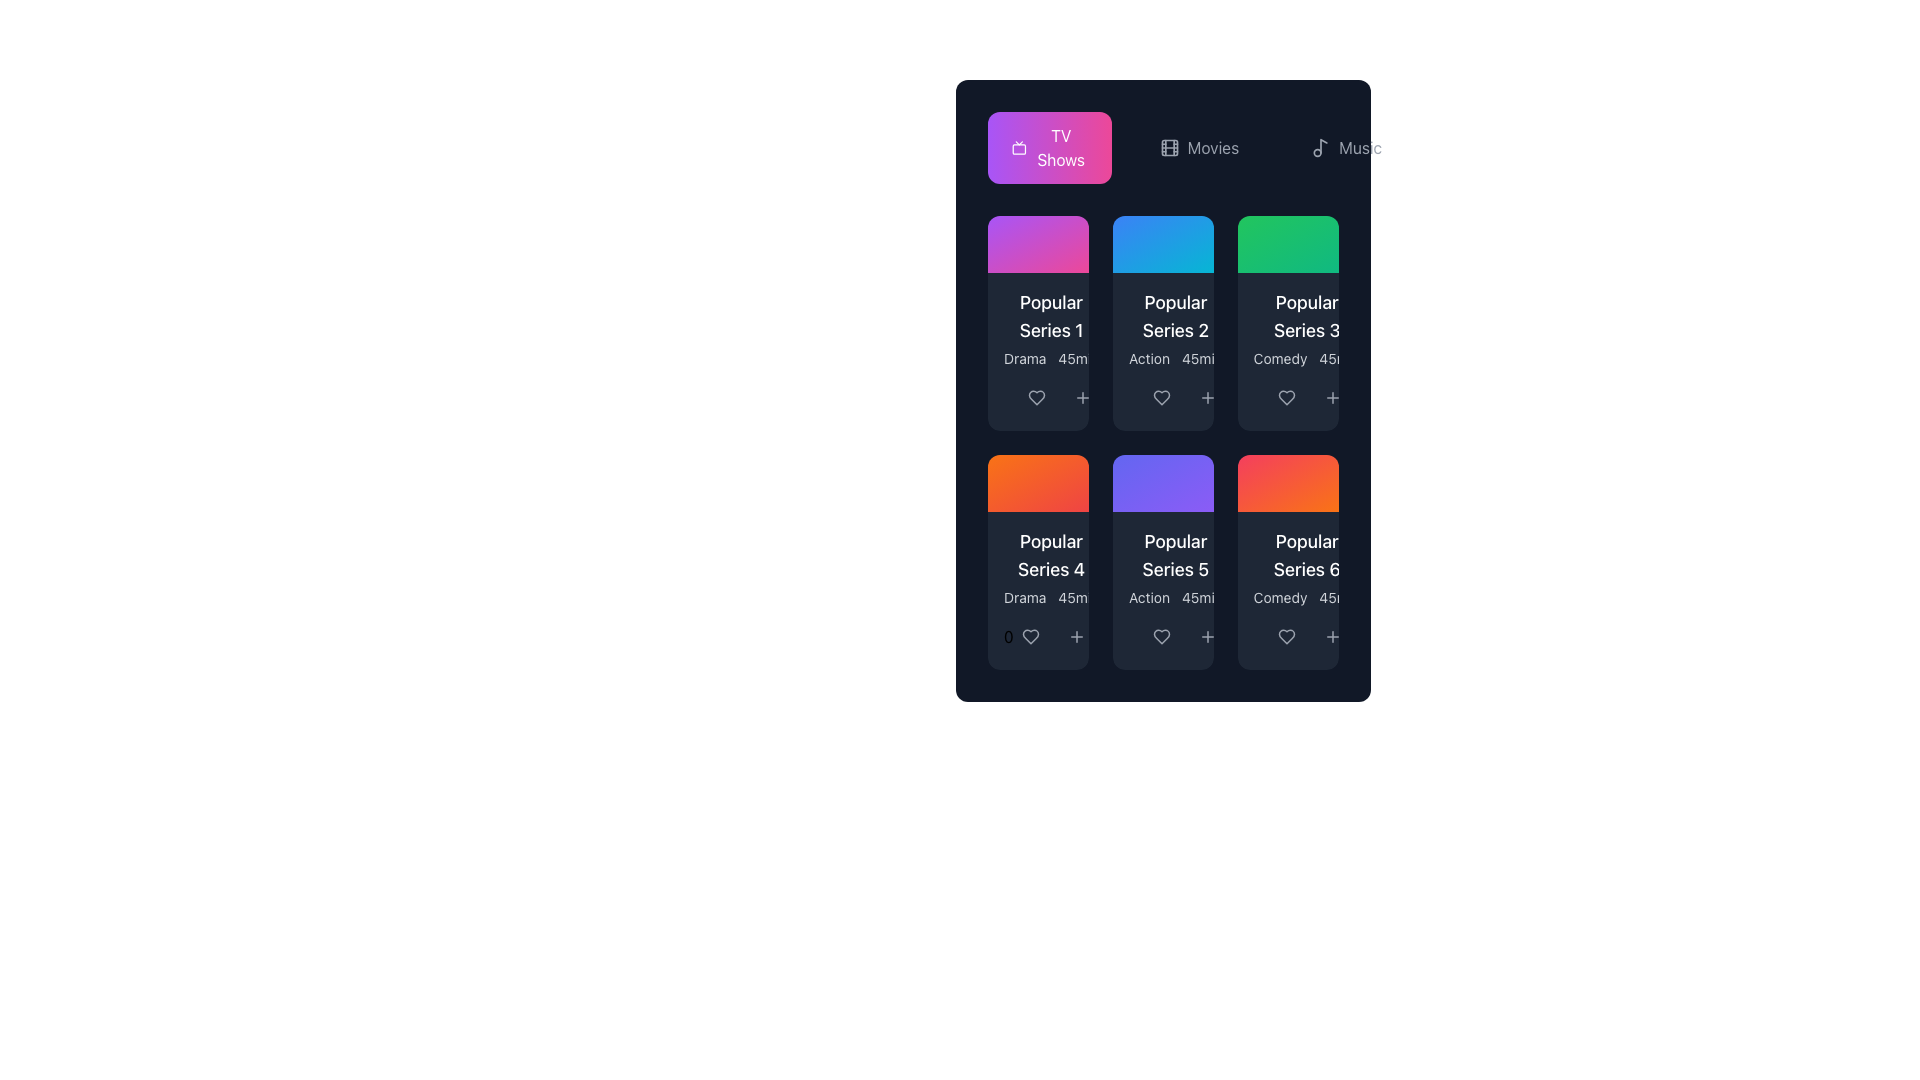 This screenshot has height=1080, width=1920. What do you see at coordinates (1199, 146) in the screenshot?
I see `the 'Movies' button located in the center of the horizontal navigation menu at the top of the interface` at bounding box center [1199, 146].